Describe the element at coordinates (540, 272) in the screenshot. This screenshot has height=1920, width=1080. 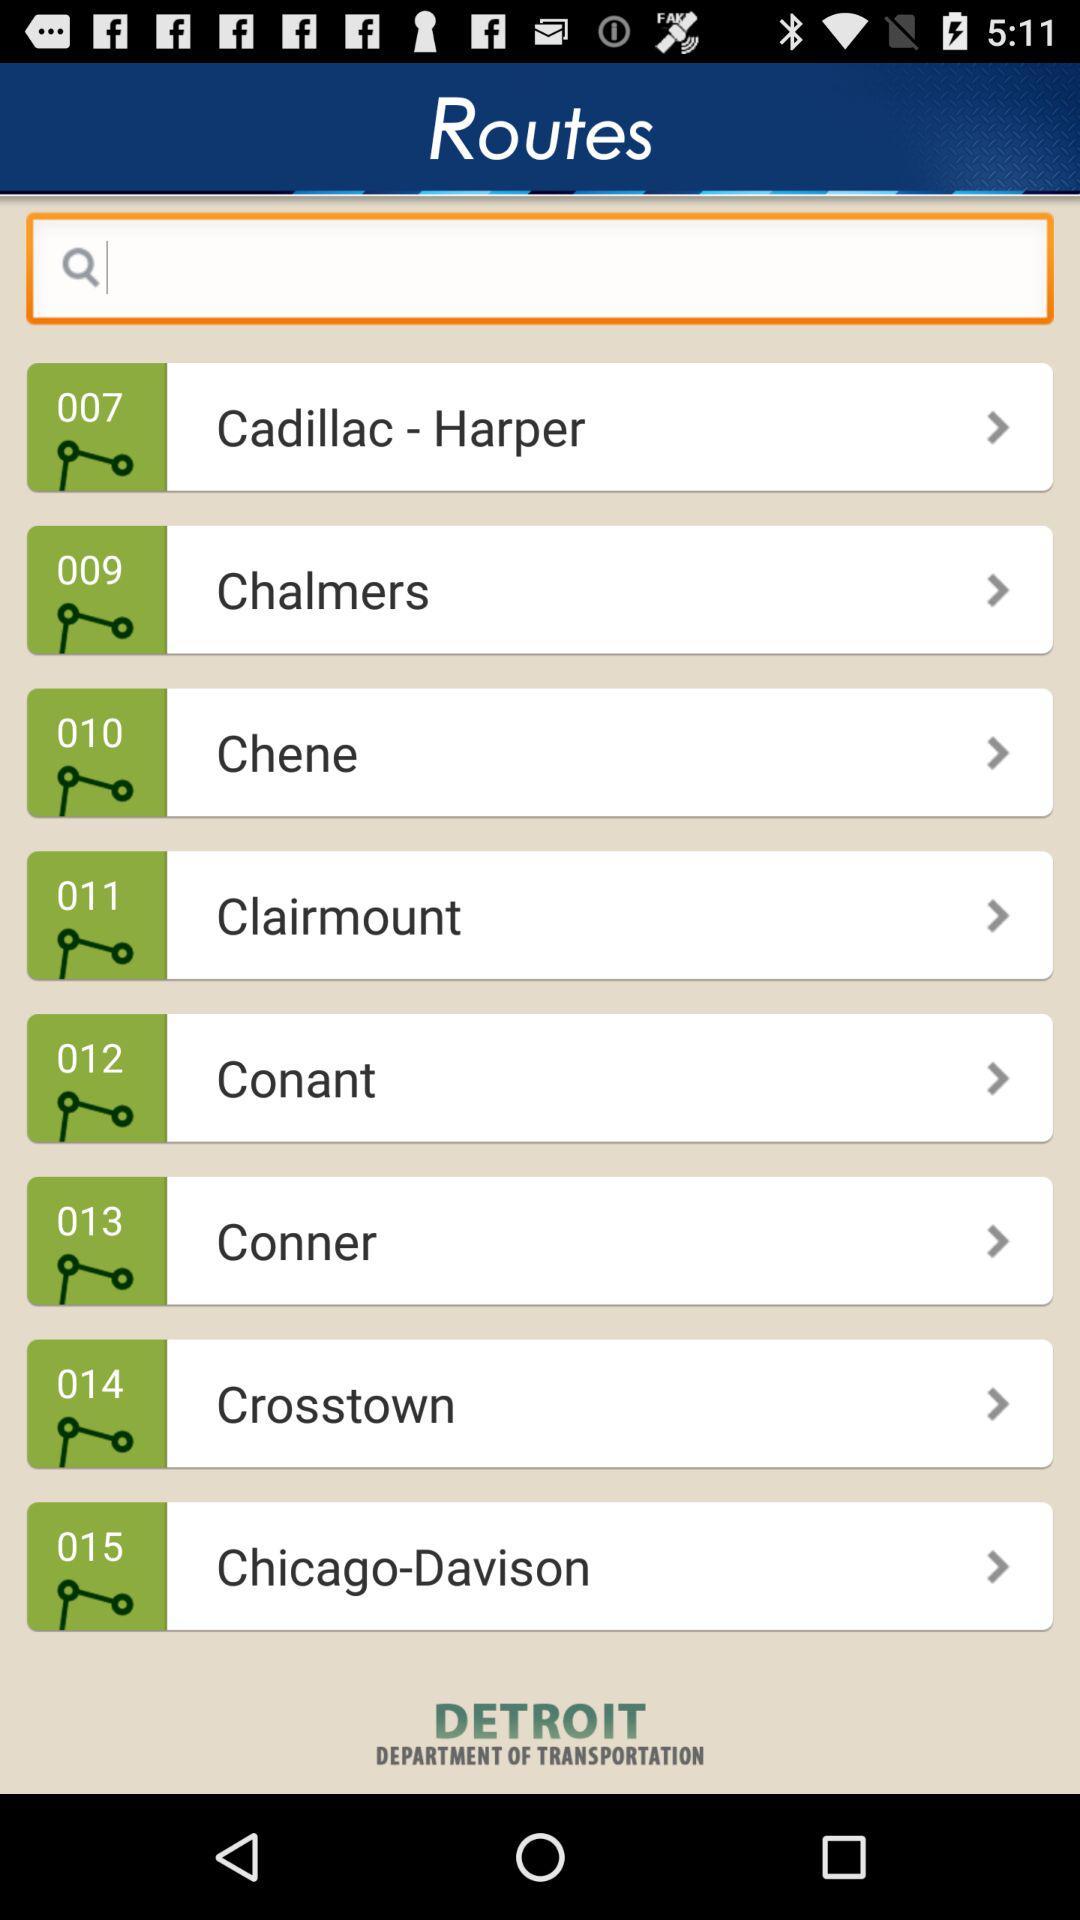
I see `search field` at that location.